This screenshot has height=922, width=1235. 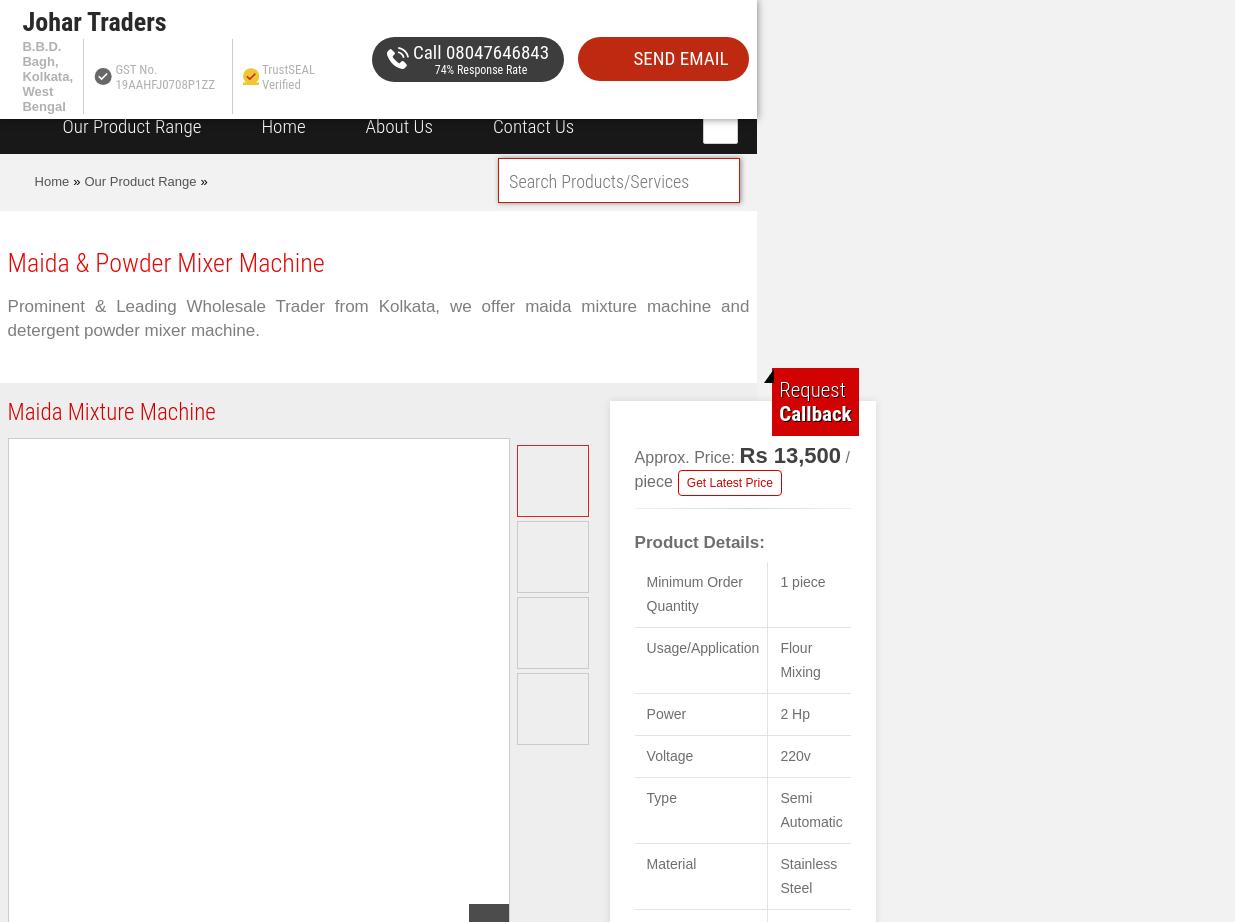 What do you see at coordinates (739, 454) in the screenshot?
I see `'Rs 13,500'` at bounding box center [739, 454].